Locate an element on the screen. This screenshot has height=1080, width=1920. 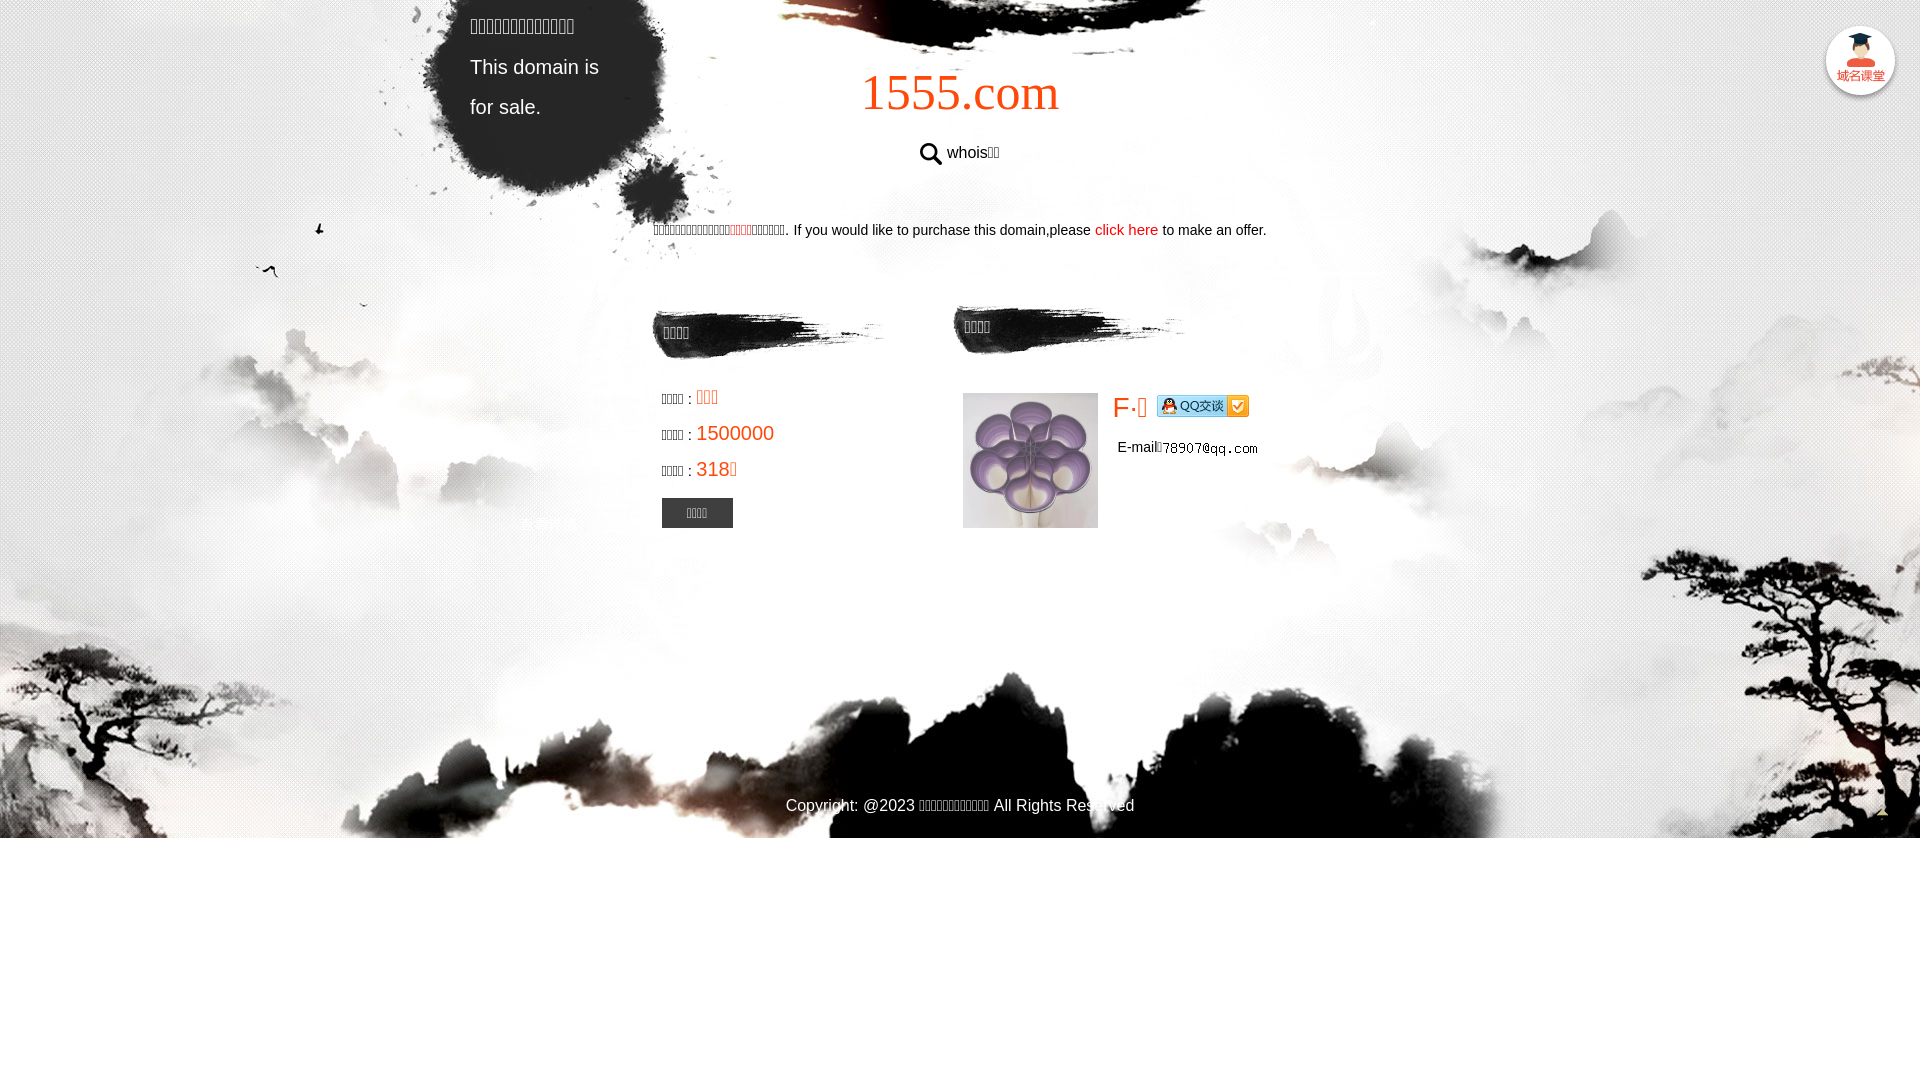
' ' is located at coordinates (1859, 62).